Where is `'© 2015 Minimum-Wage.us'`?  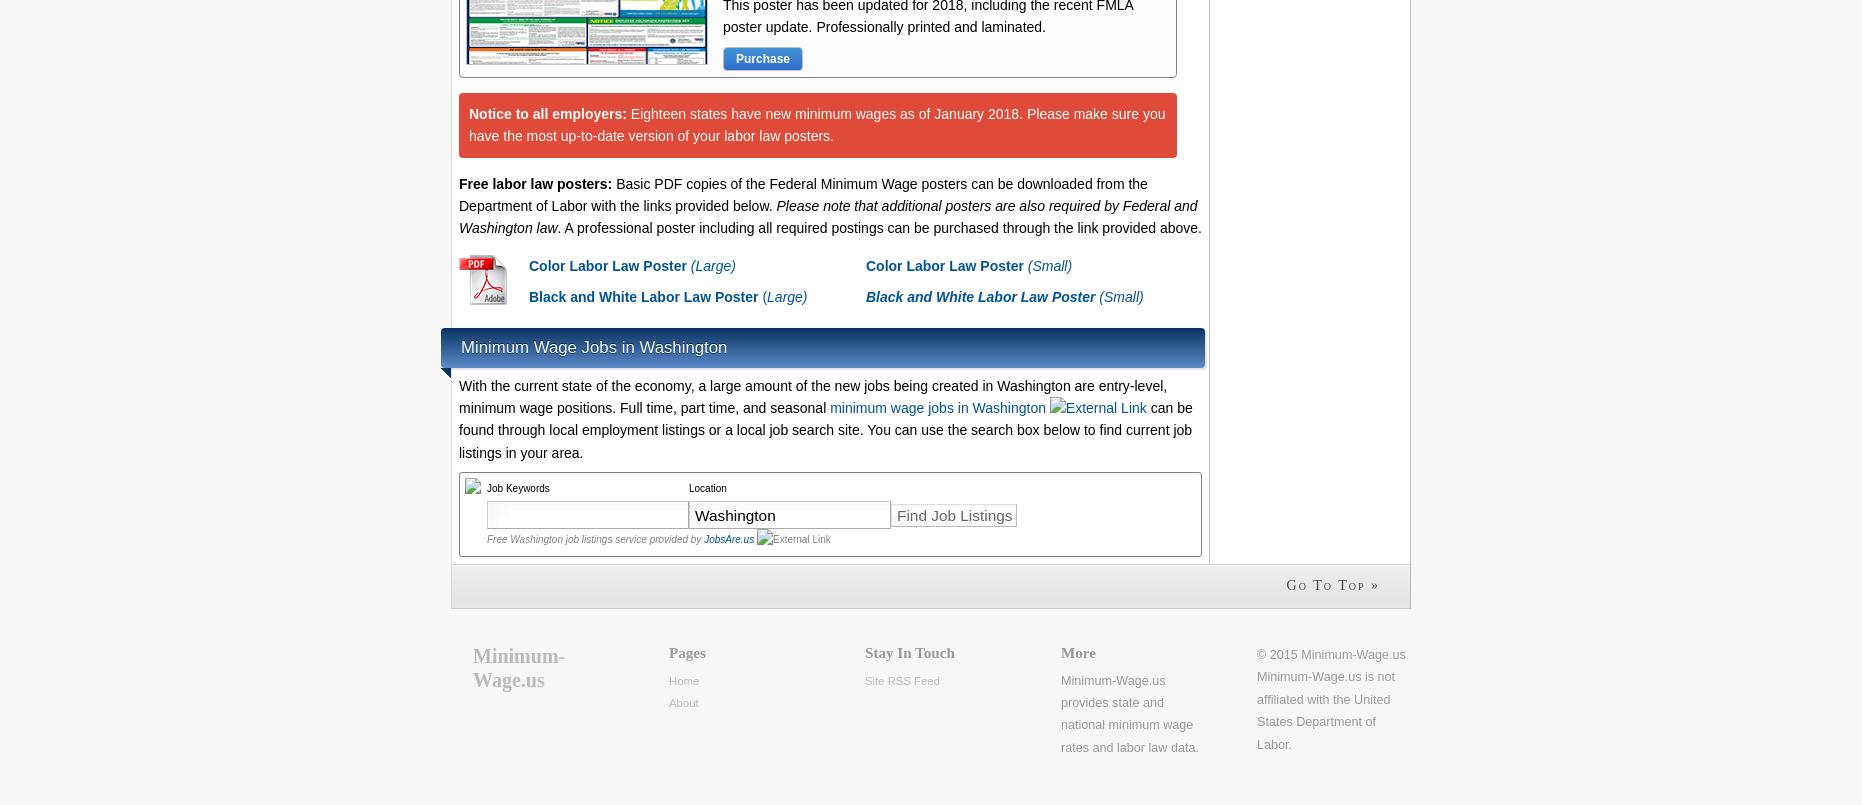 '© 2015 Minimum-Wage.us' is located at coordinates (1330, 654).